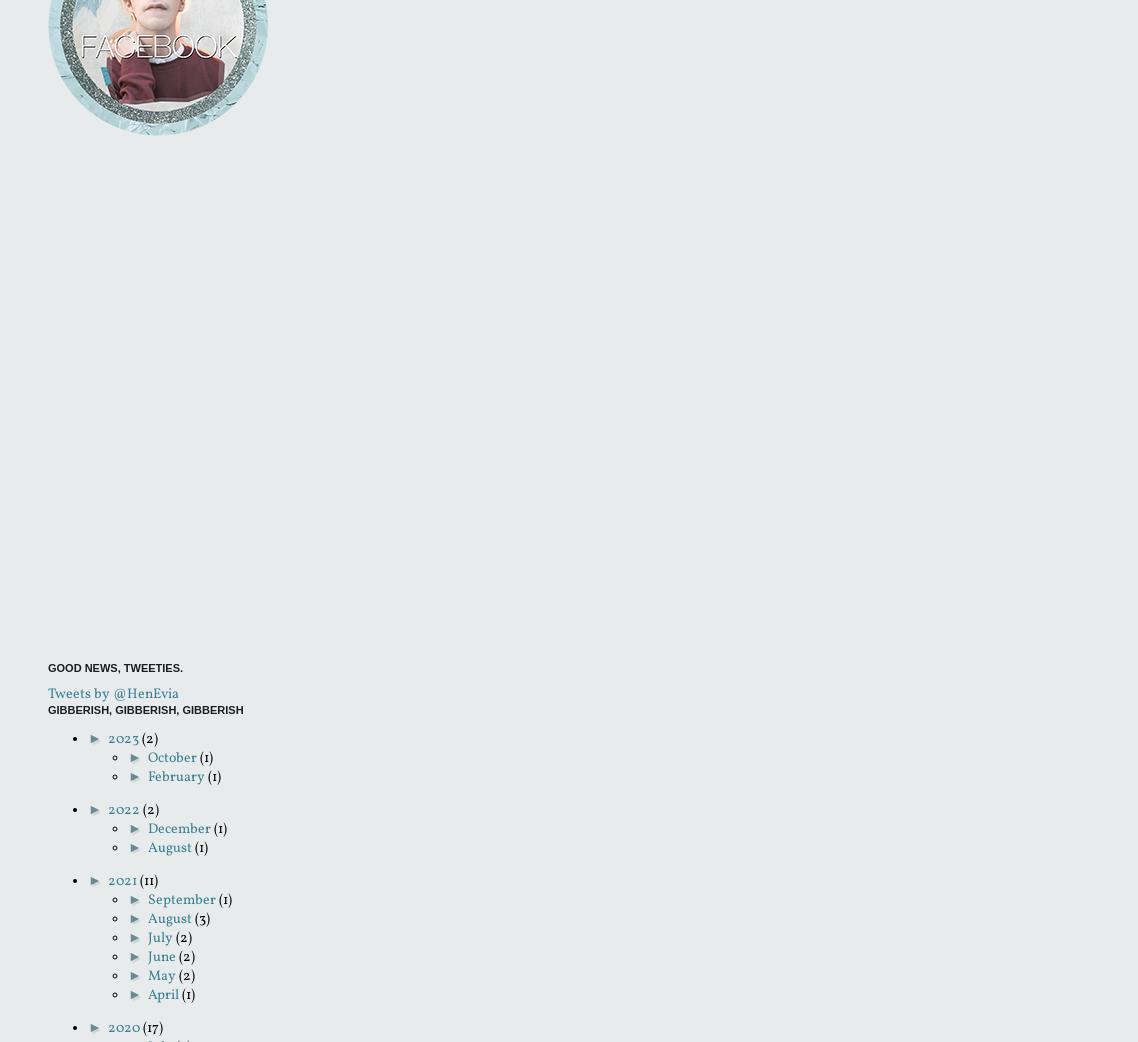 Image resolution: width=1138 pixels, height=1042 pixels. I want to click on 'Gibberish, gibberish, gibberish', so click(145, 709).